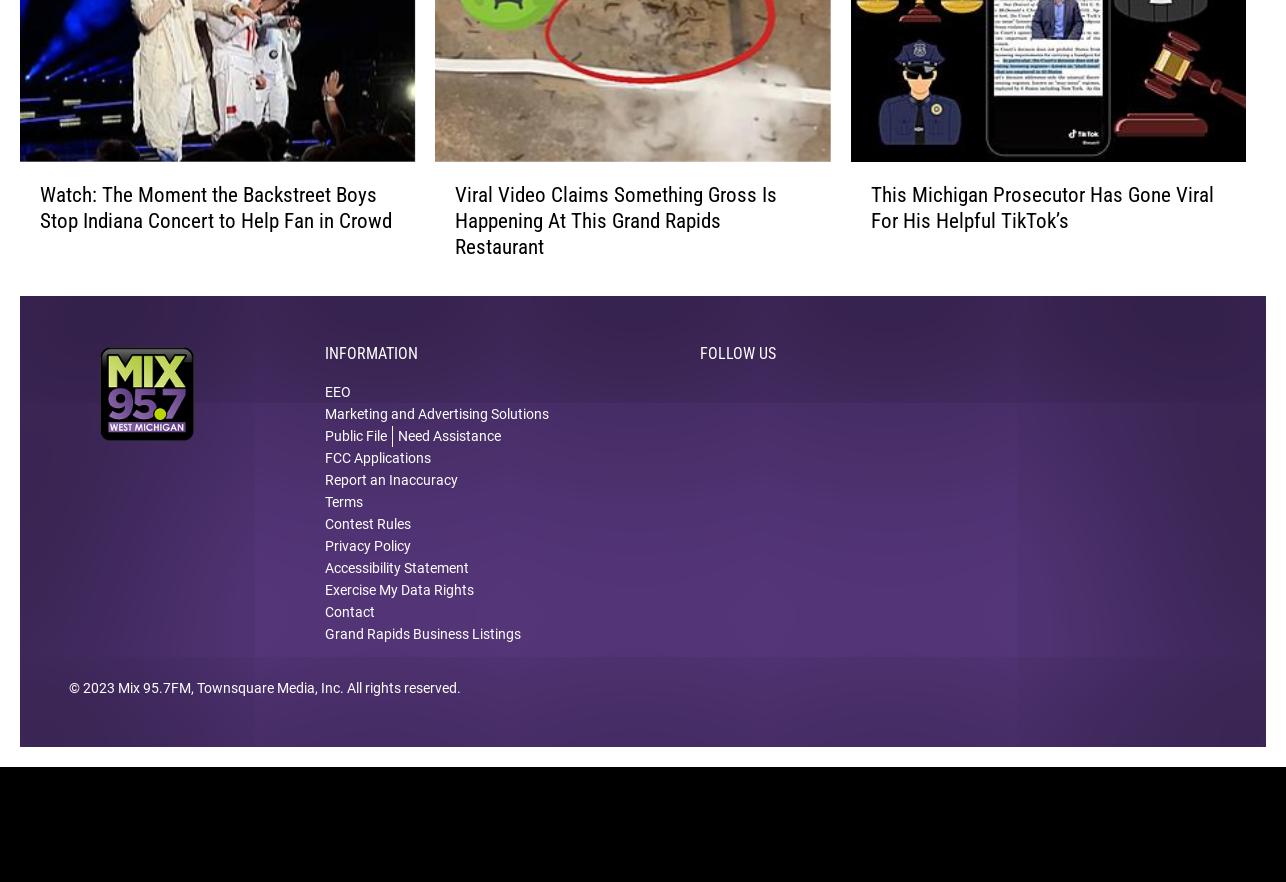 The width and height of the screenshot is (1286, 882). Describe the element at coordinates (699, 379) in the screenshot. I see `'Follow Us'` at that location.